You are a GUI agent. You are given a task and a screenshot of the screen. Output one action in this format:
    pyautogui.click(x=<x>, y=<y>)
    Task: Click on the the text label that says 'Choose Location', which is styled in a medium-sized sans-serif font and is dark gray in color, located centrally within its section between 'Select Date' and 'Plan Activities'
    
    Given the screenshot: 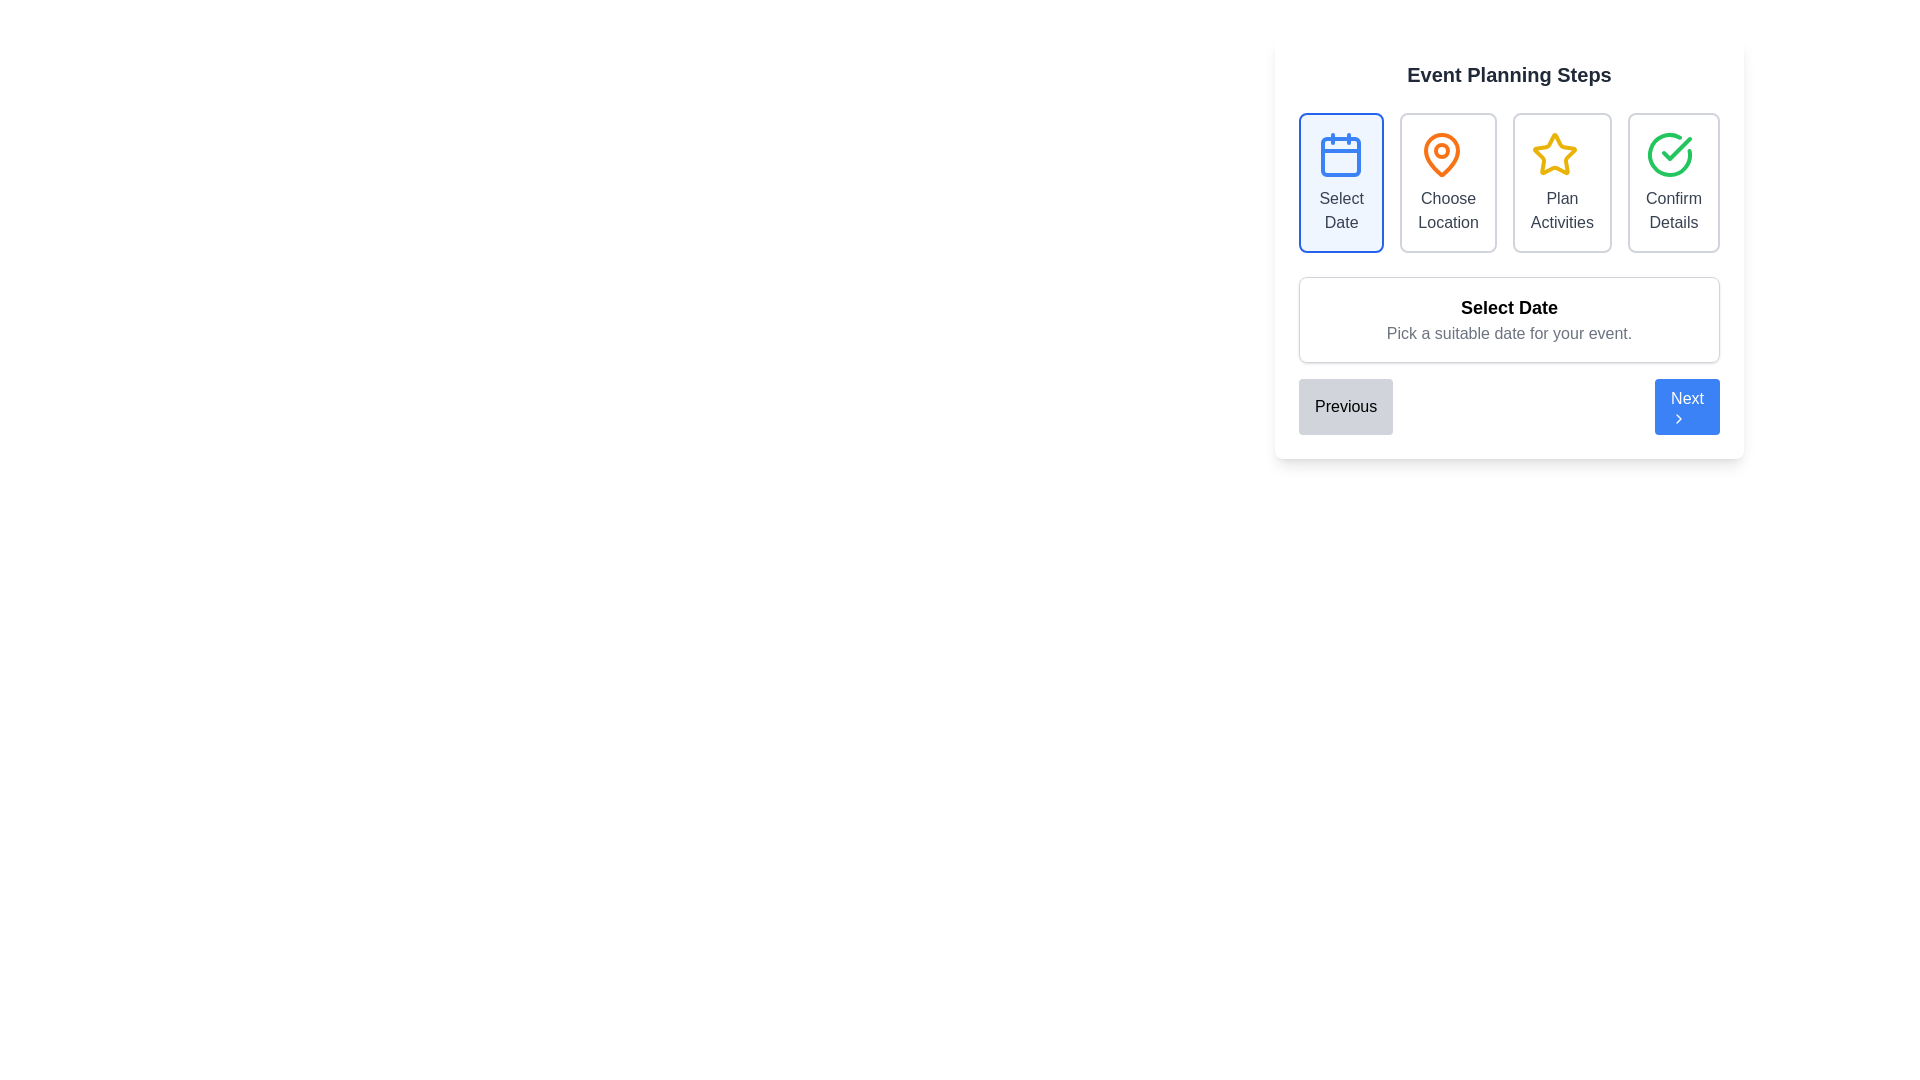 What is the action you would take?
    pyautogui.click(x=1448, y=211)
    